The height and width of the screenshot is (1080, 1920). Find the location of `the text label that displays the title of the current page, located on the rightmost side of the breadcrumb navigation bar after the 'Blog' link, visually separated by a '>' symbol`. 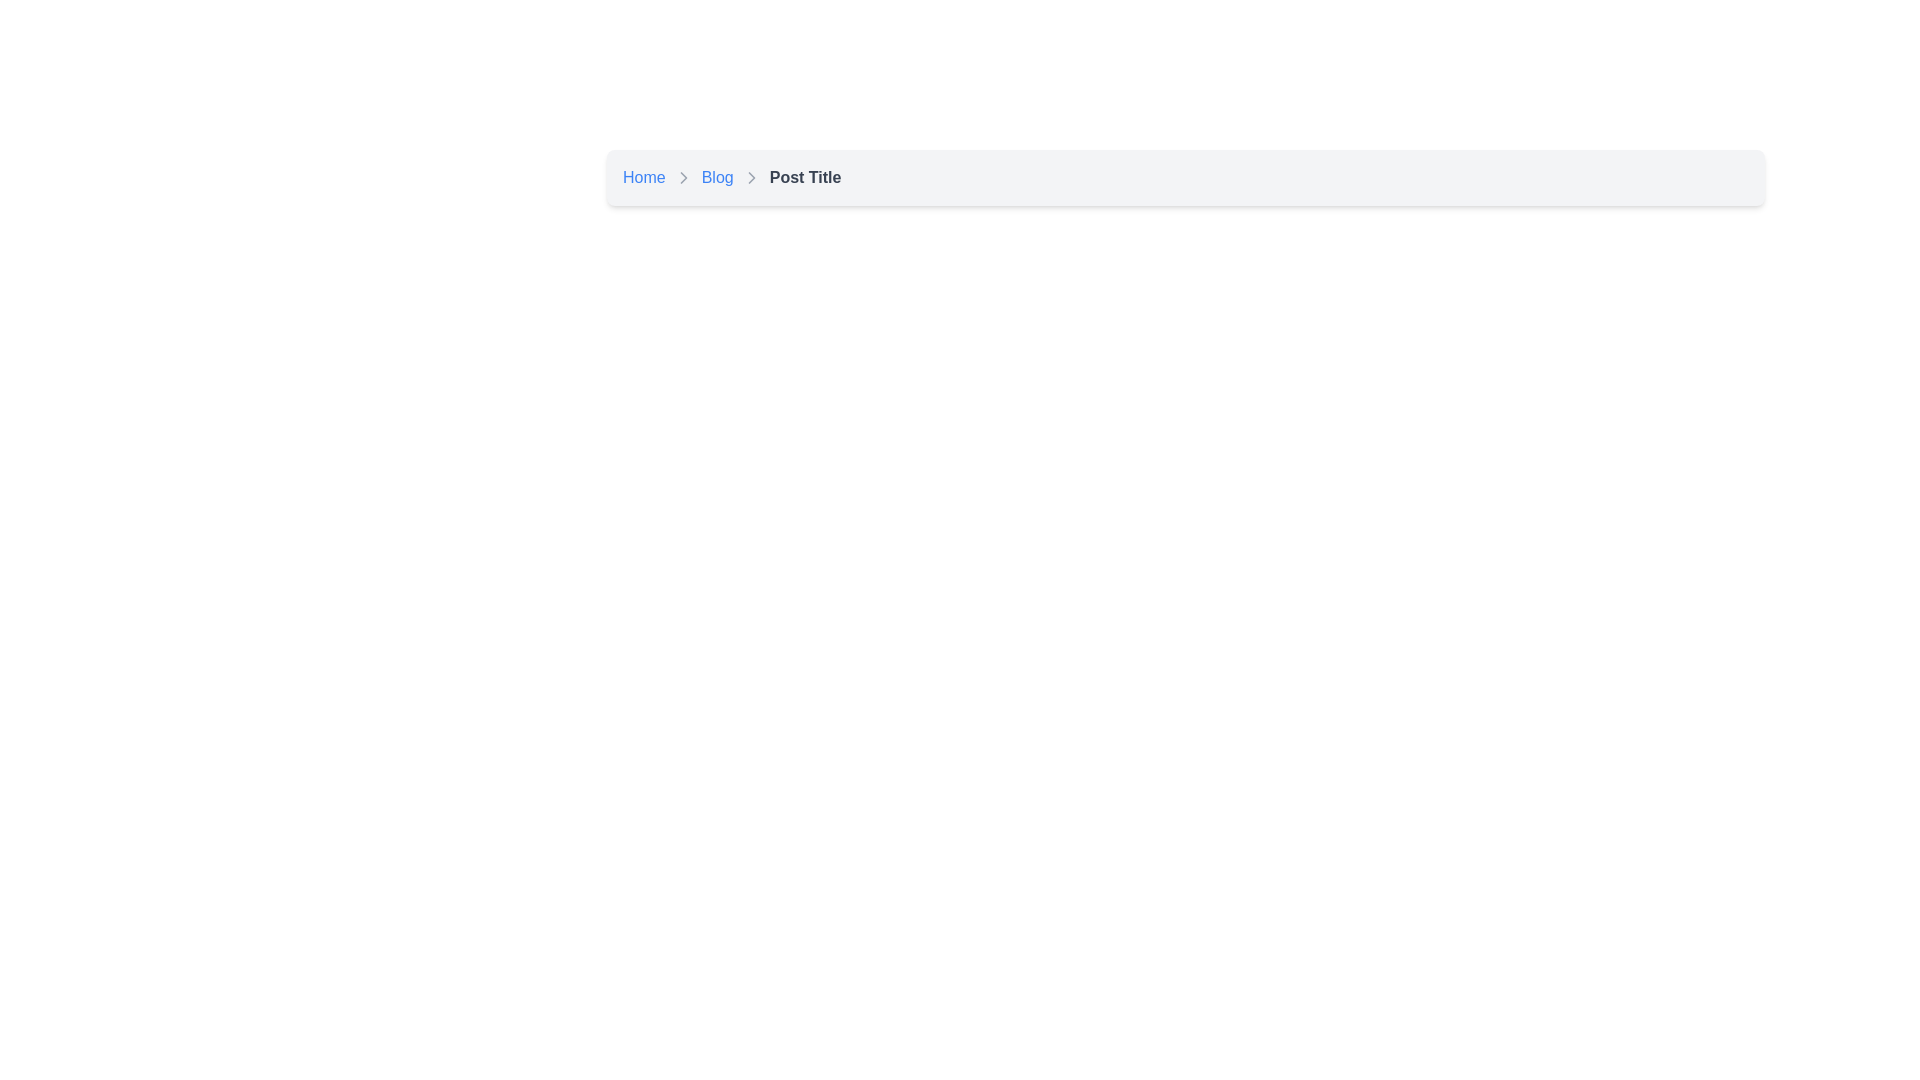

the text label that displays the title of the current page, located on the rightmost side of the breadcrumb navigation bar after the 'Blog' link, visually separated by a '>' symbol is located at coordinates (805, 176).